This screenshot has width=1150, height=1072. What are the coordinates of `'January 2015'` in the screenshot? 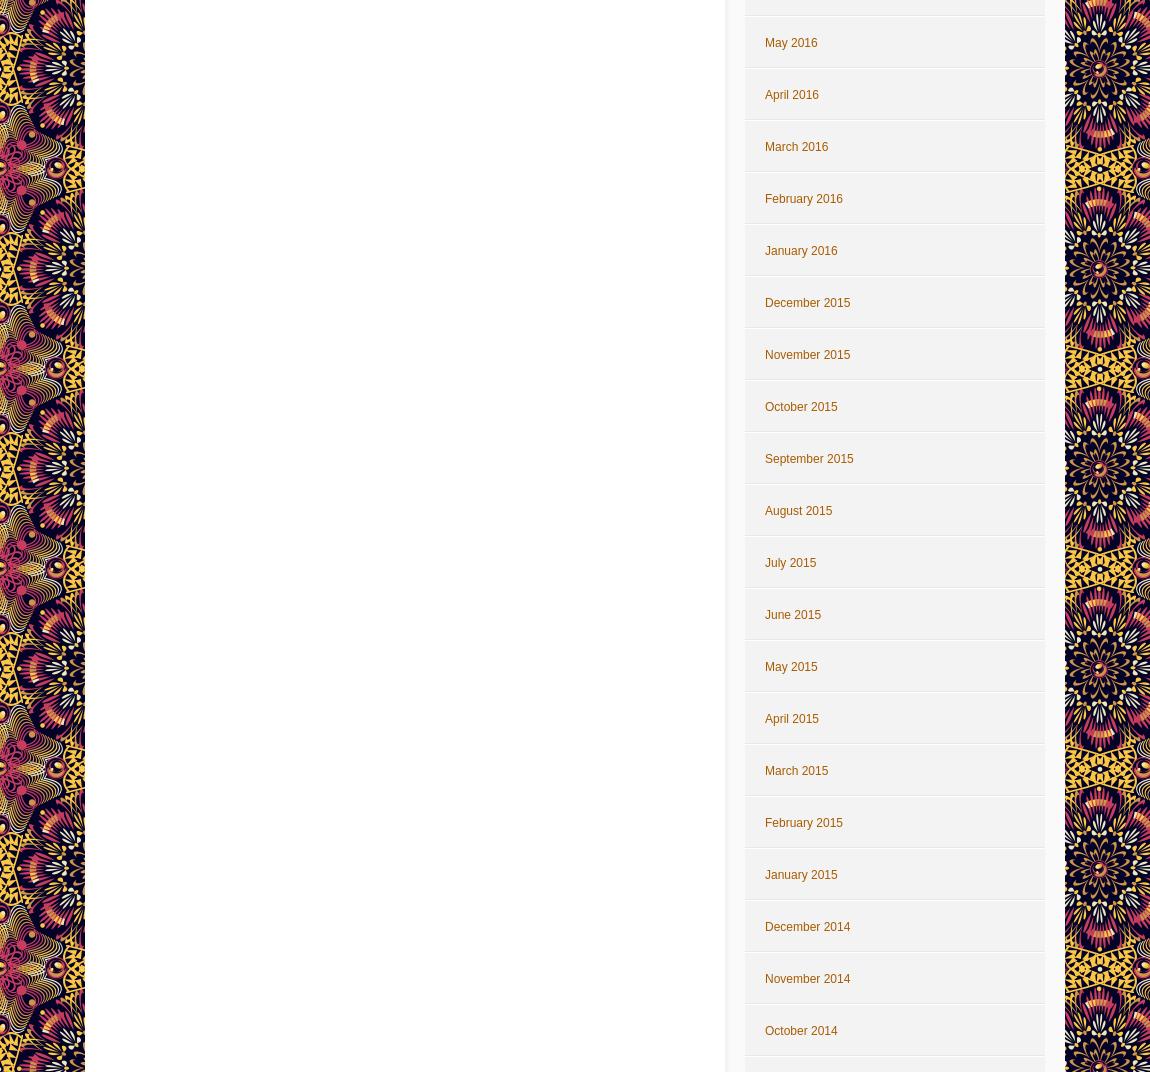 It's located at (799, 874).